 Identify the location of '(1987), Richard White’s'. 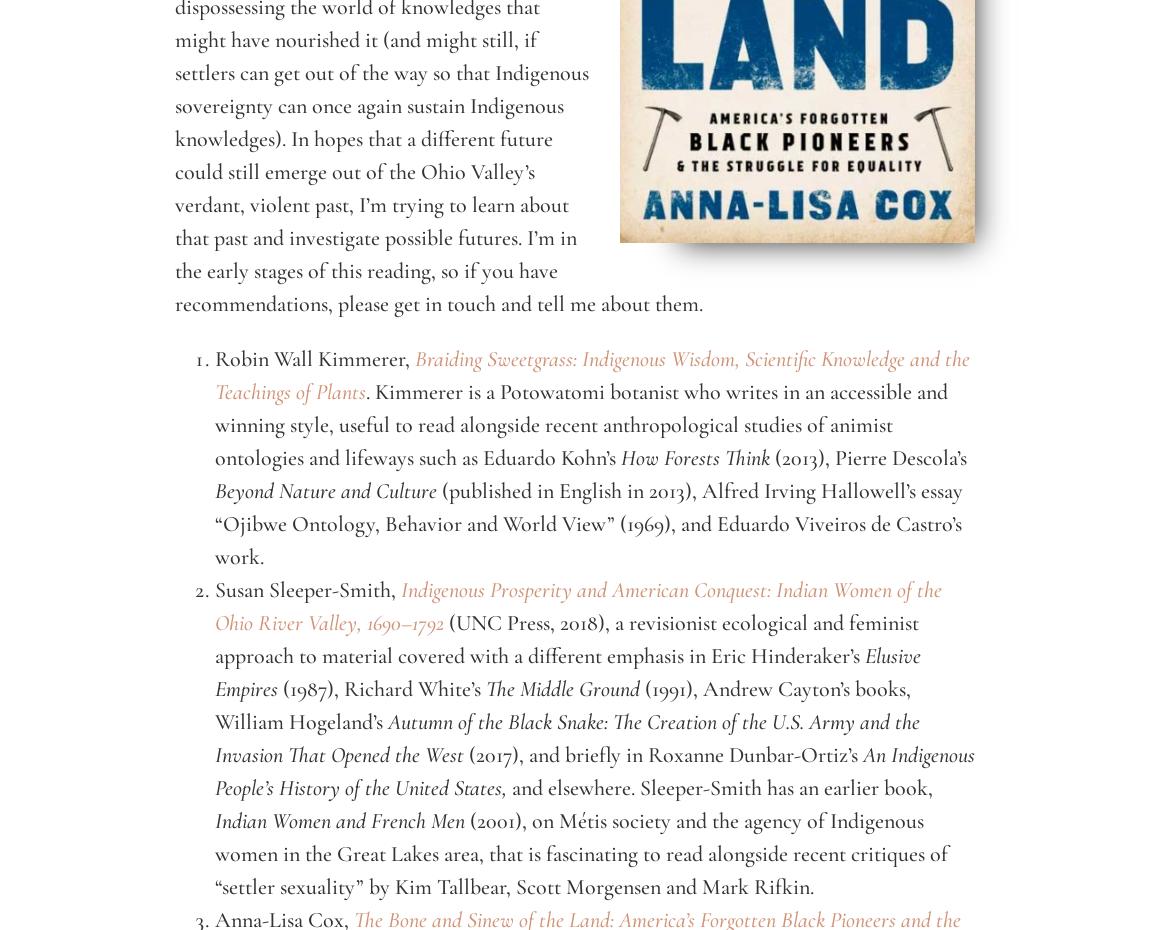
(382, 688).